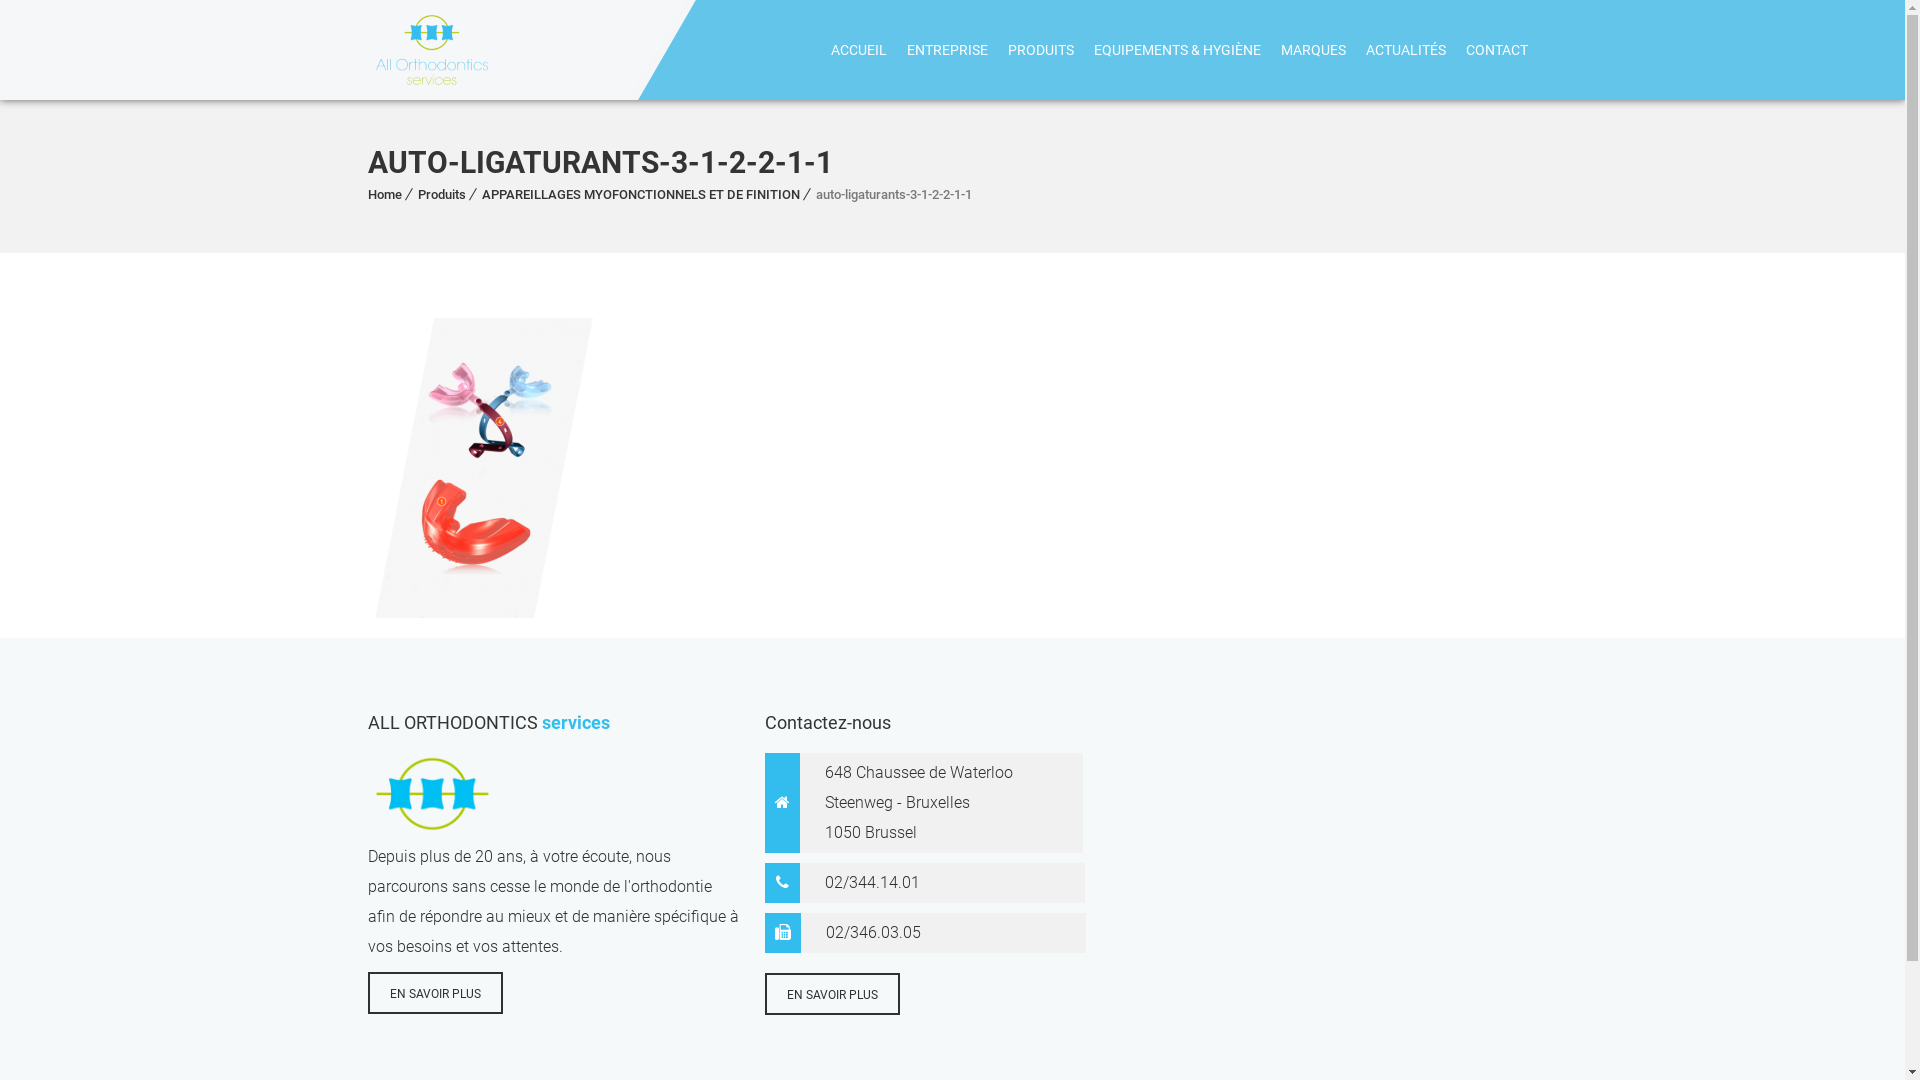 The width and height of the screenshot is (1920, 1080). What do you see at coordinates (641, 194) in the screenshot?
I see `'APPAREILLAGES MYOFONCTIONNELS ET DE FINITION'` at bounding box center [641, 194].